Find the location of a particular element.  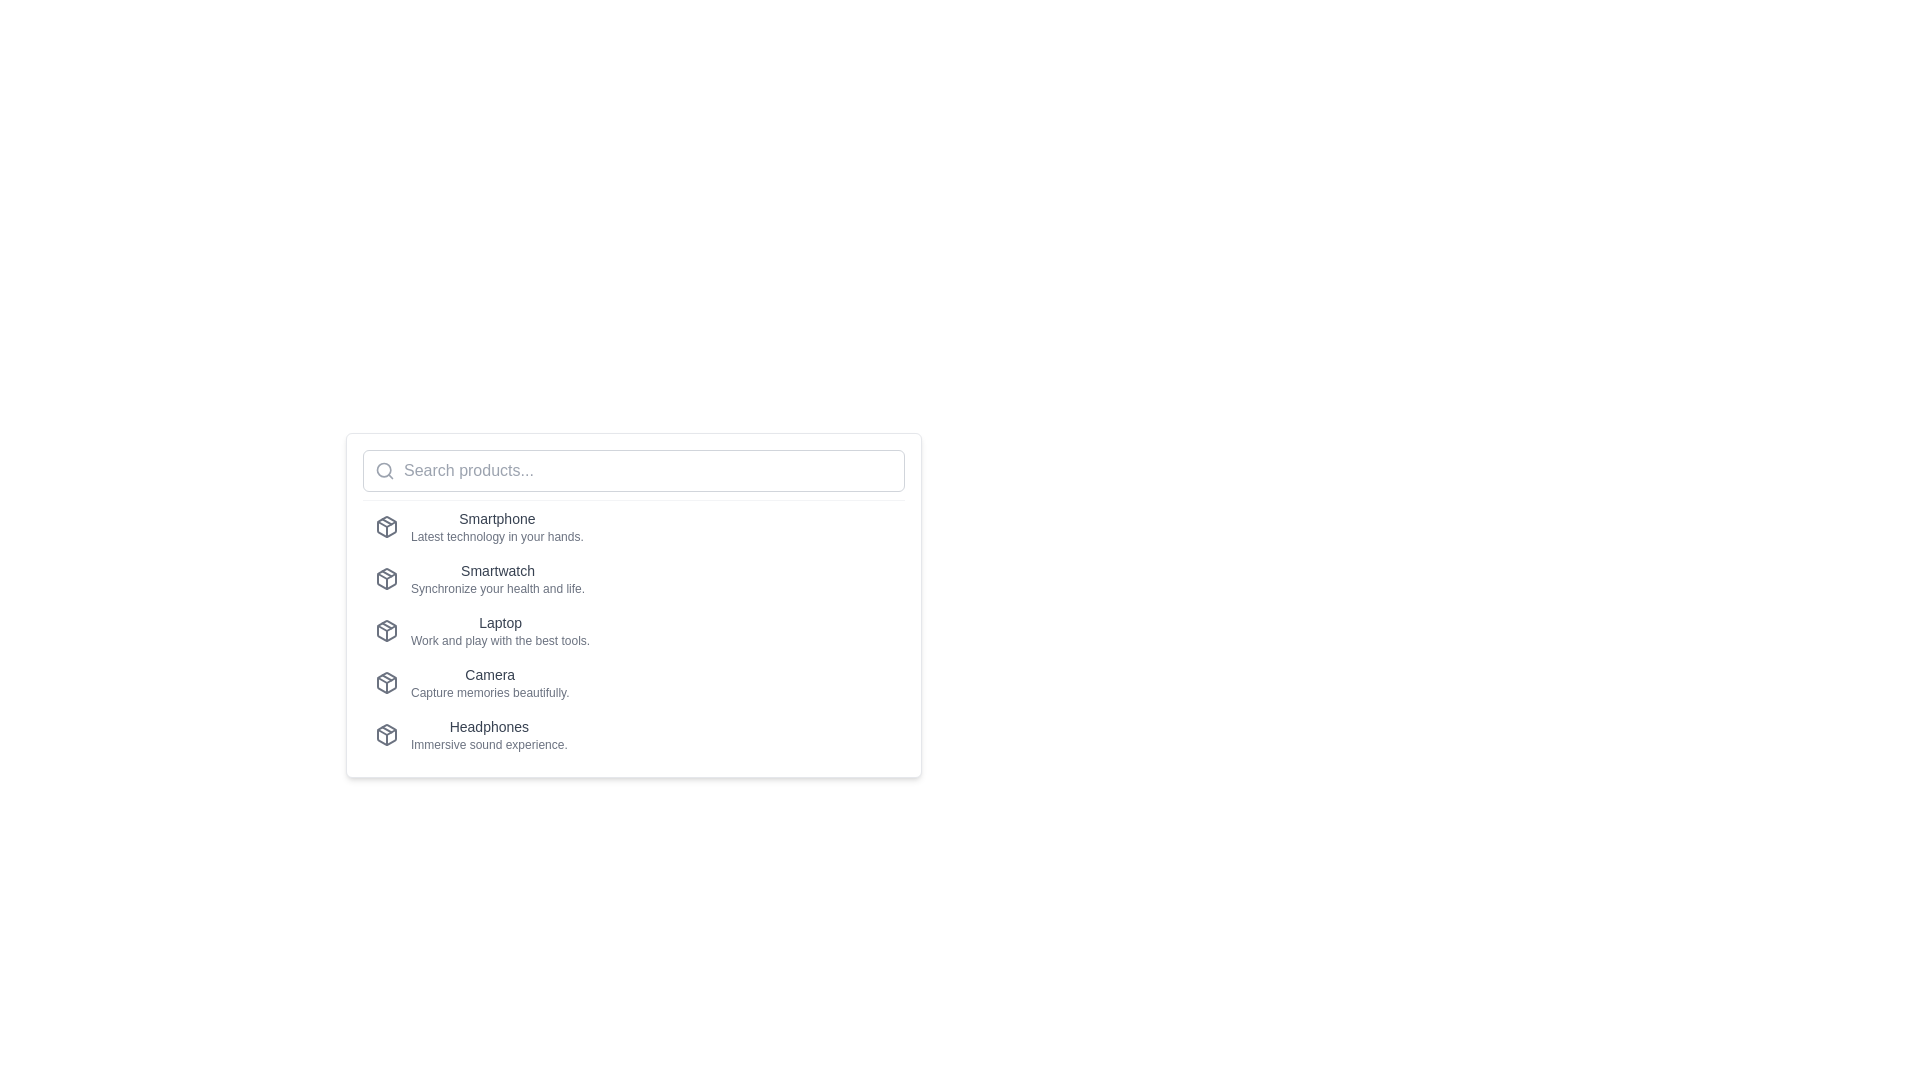

the small circular element styled as part of a search icon, which is the lens of a magnifying glass within an SVG graphic located at the top-left corner of the search bar component is located at coordinates (384, 470).